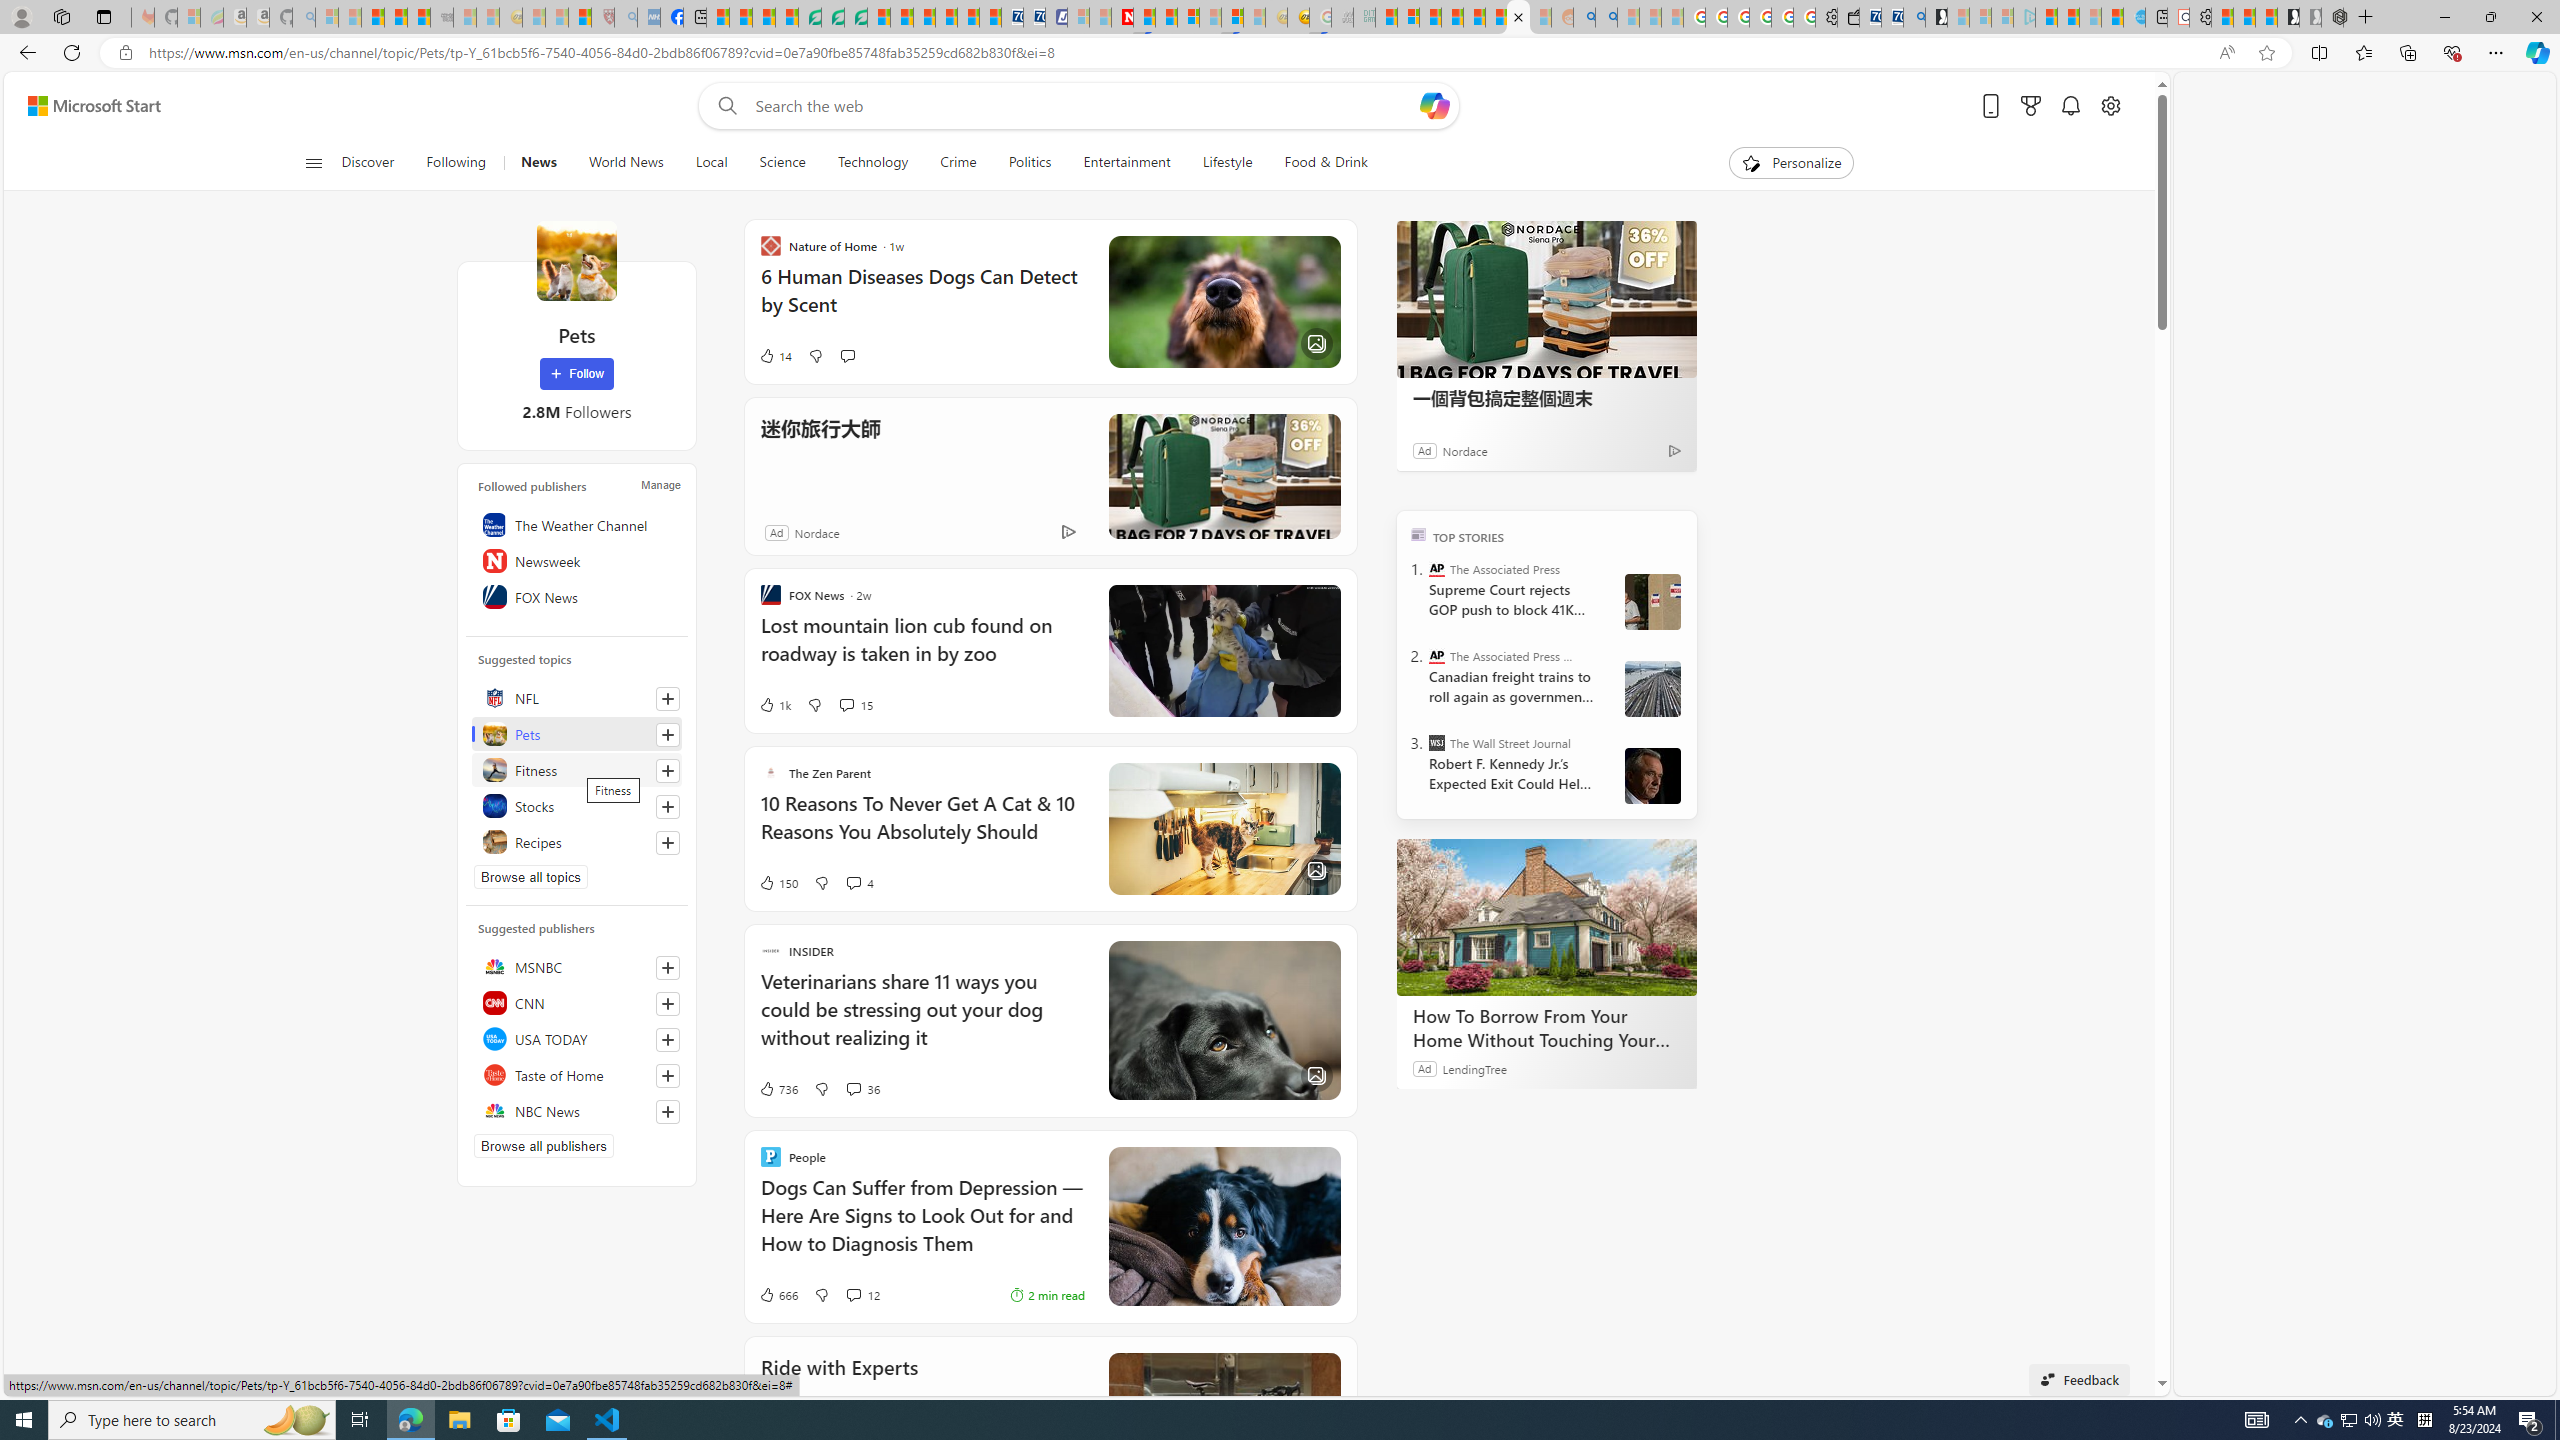  I want to click on 'Nordace - Nordace Siena Is Not An Ordinary Backpack', so click(2332, 16).